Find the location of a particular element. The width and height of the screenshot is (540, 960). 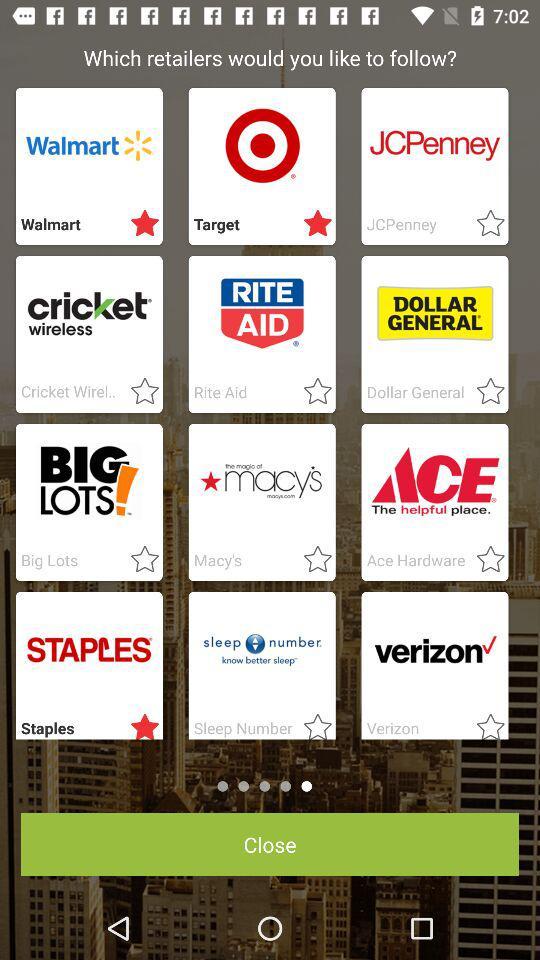

star option is located at coordinates (483, 560).